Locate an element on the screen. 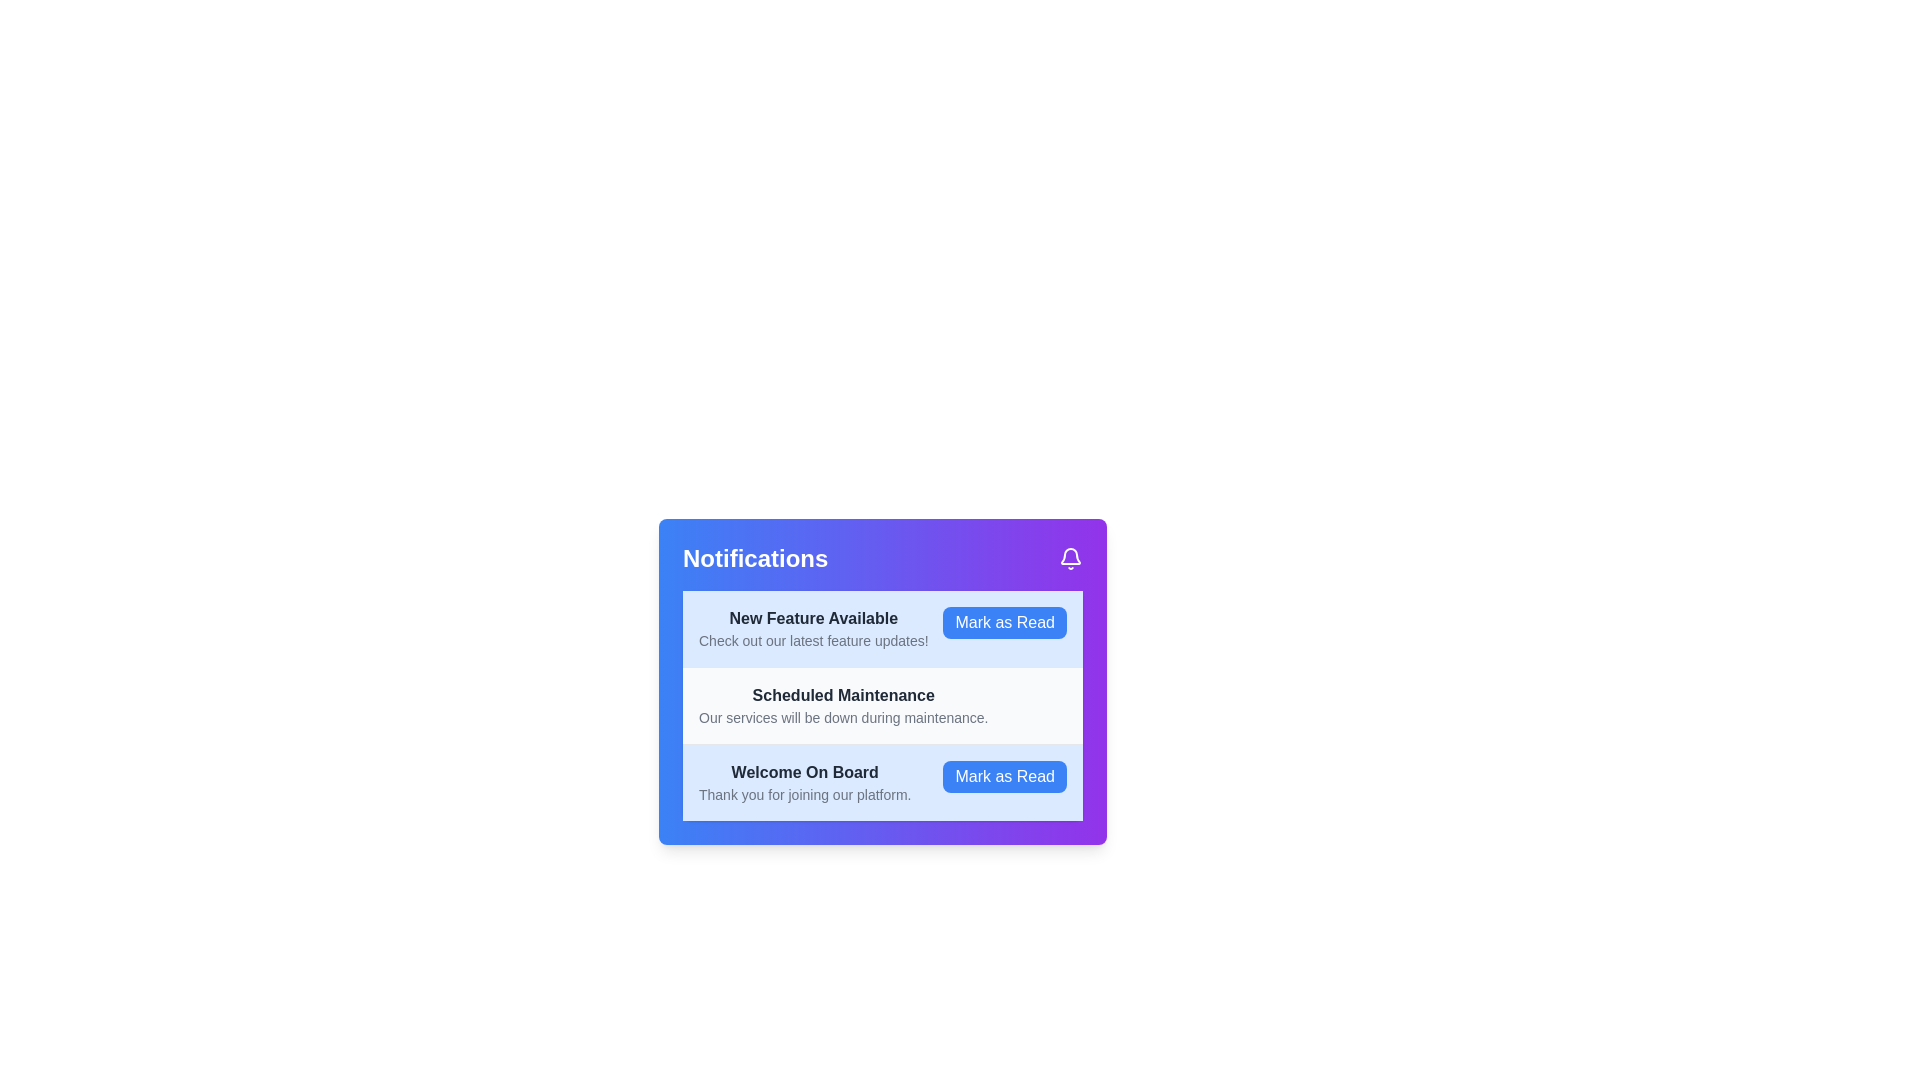  the text element displaying 'Thank you for joining our platform.' which is positioned below the 'Welcome On Board' header in the notification card is located at coordinates (805, 793).